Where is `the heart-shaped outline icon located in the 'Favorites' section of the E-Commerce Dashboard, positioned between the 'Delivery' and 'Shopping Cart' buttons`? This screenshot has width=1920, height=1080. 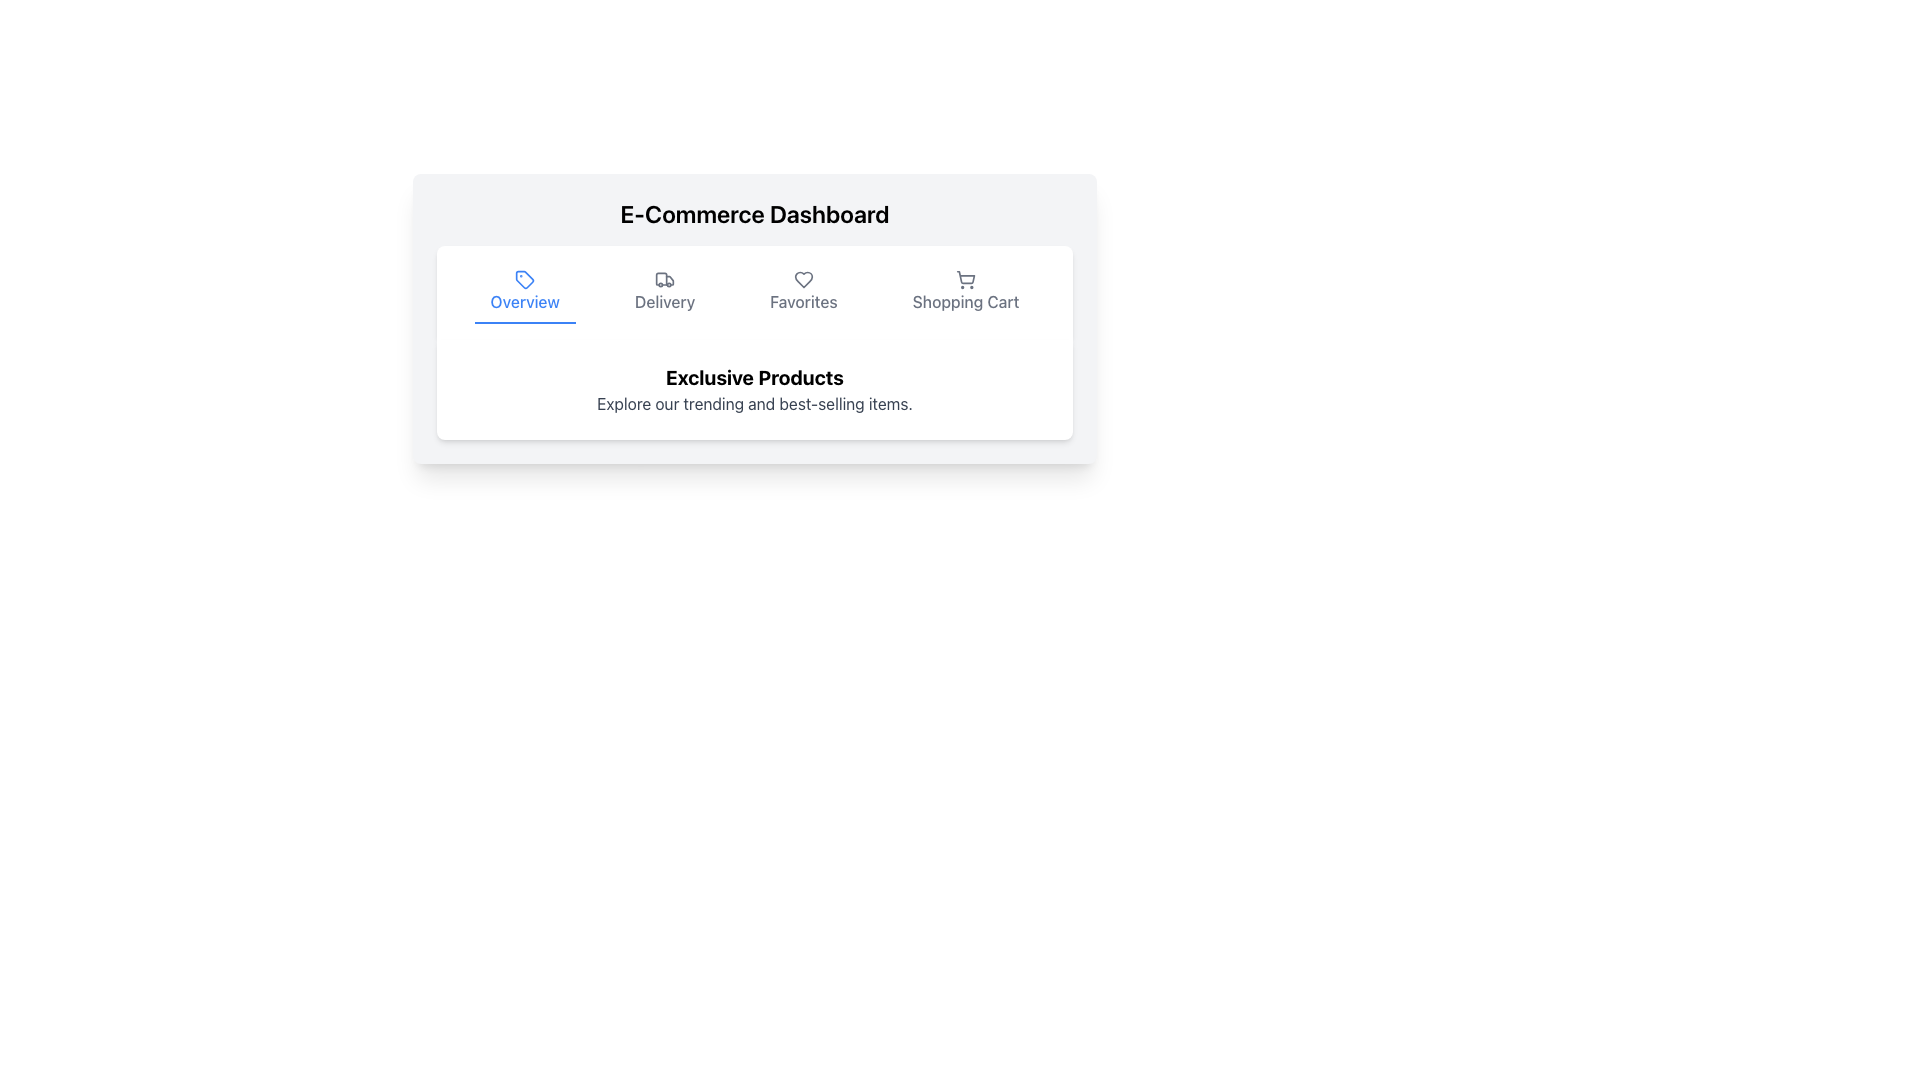 the heart-shaped outline icon located in the 'Favorites' section of the E-Commerce Dashboard, positioned between the 'Delivery' and 'Shopping Cart' buttons is located at coordinates (803, 280).